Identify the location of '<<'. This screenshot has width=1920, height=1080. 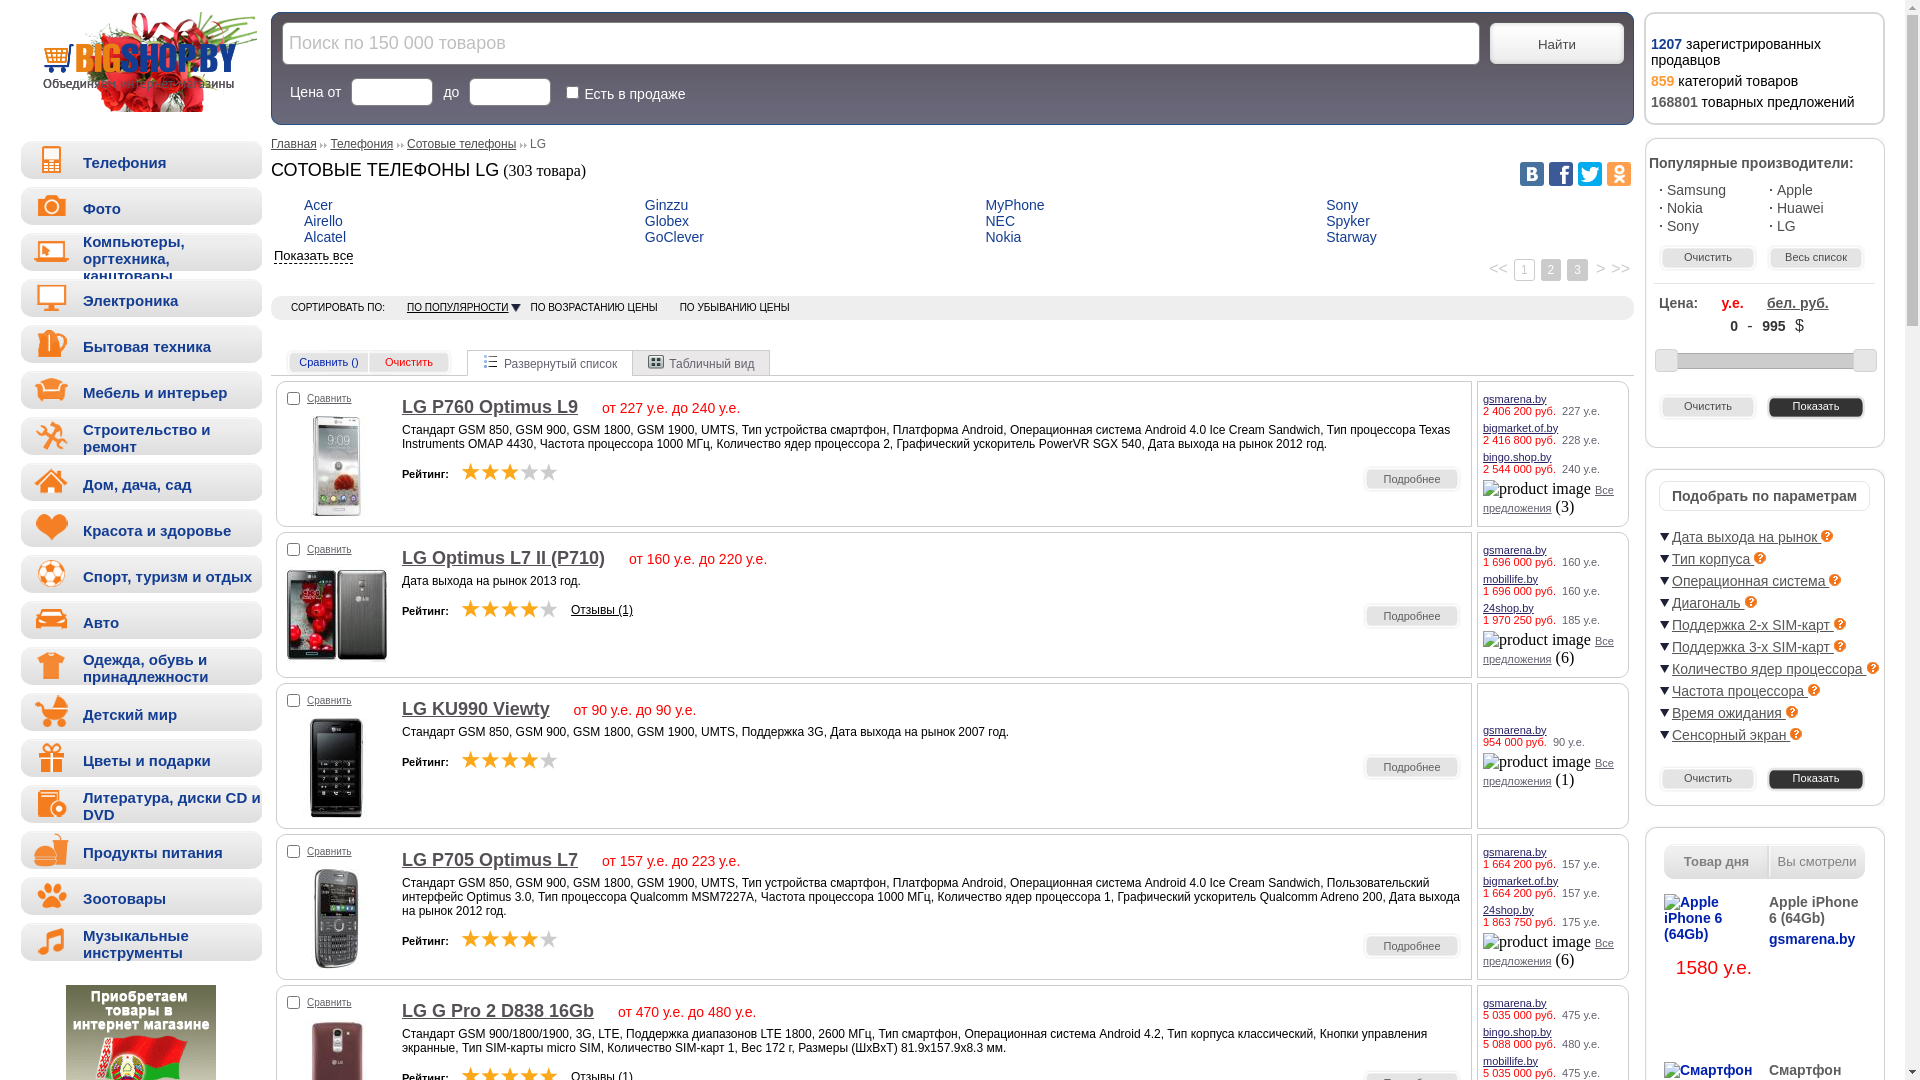
(1488, 267).